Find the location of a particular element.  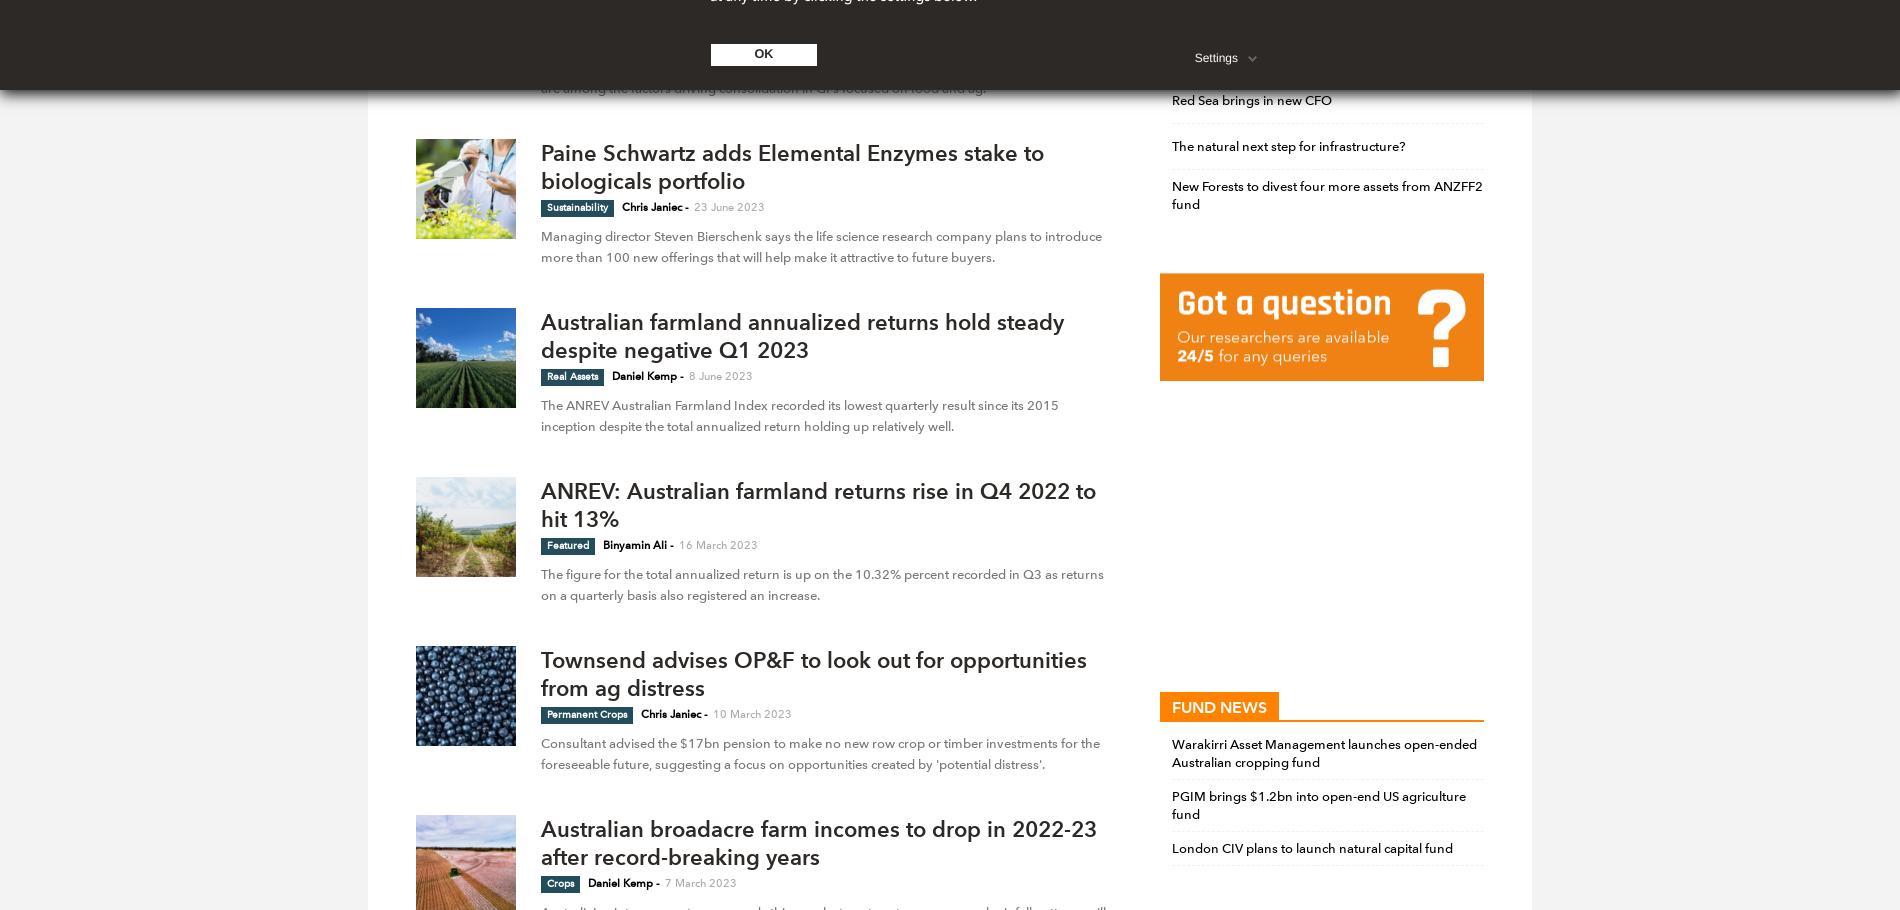

'Binyamin Ali' is located at coordinates (634, 544).